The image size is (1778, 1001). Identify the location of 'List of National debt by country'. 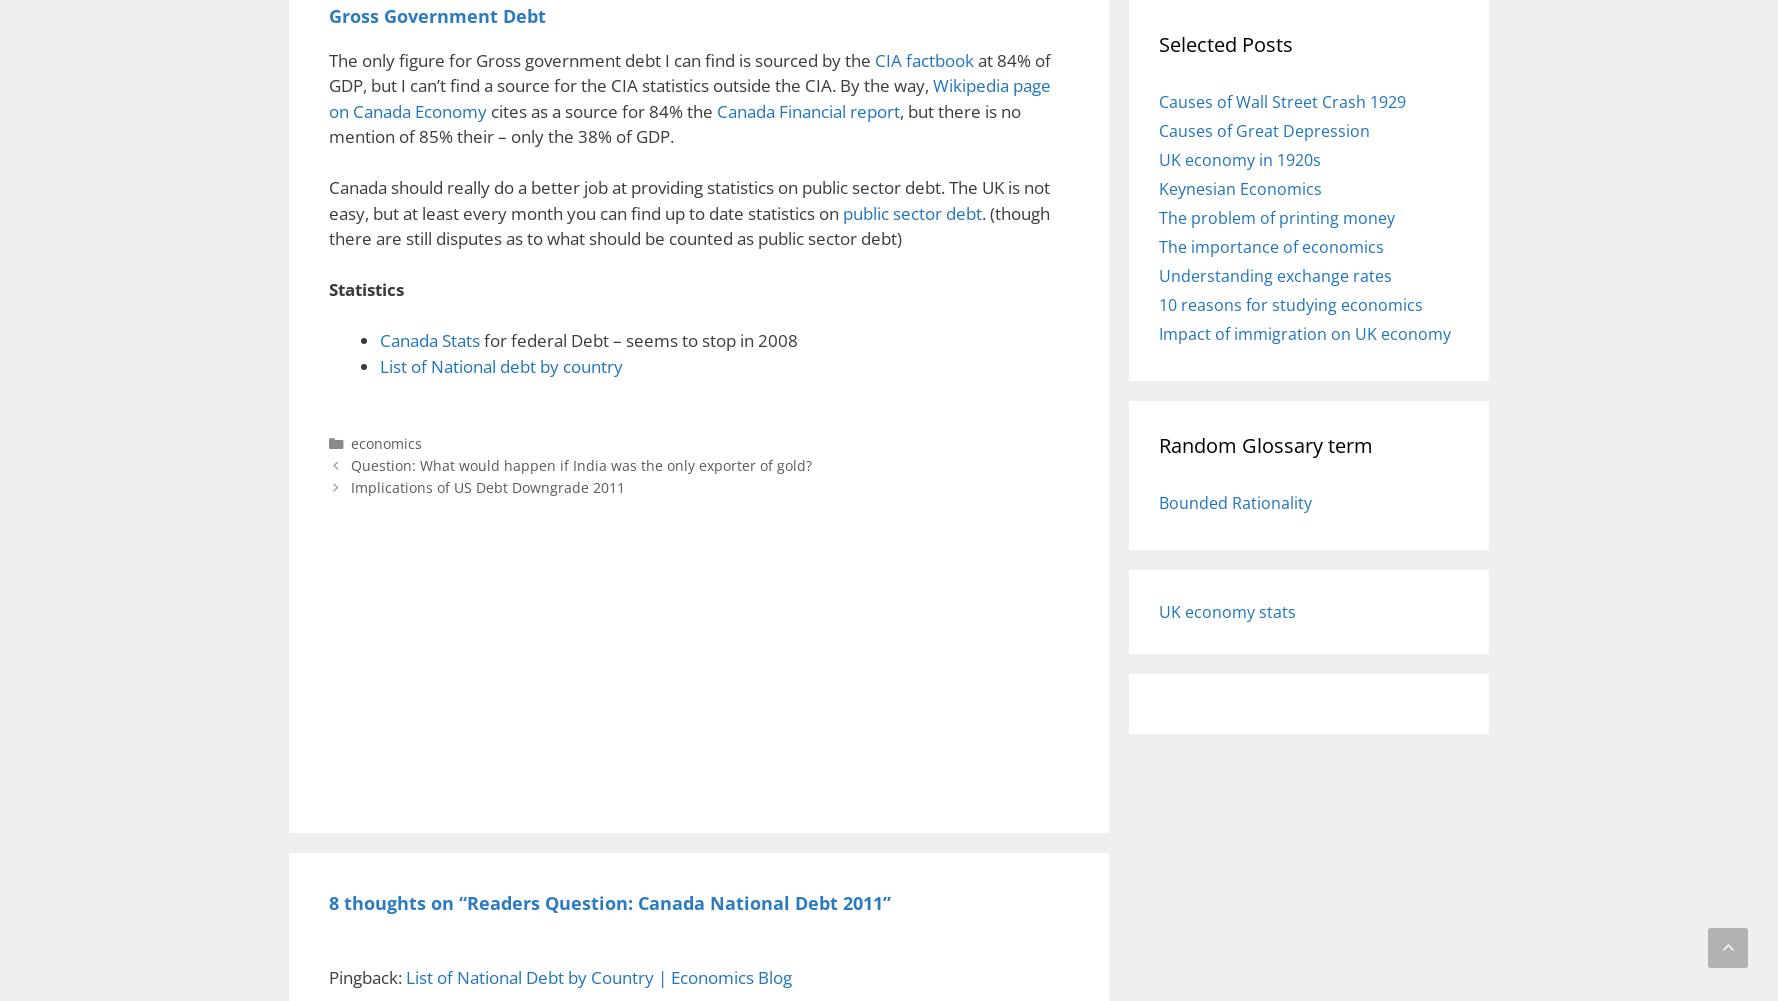
(500, 364).